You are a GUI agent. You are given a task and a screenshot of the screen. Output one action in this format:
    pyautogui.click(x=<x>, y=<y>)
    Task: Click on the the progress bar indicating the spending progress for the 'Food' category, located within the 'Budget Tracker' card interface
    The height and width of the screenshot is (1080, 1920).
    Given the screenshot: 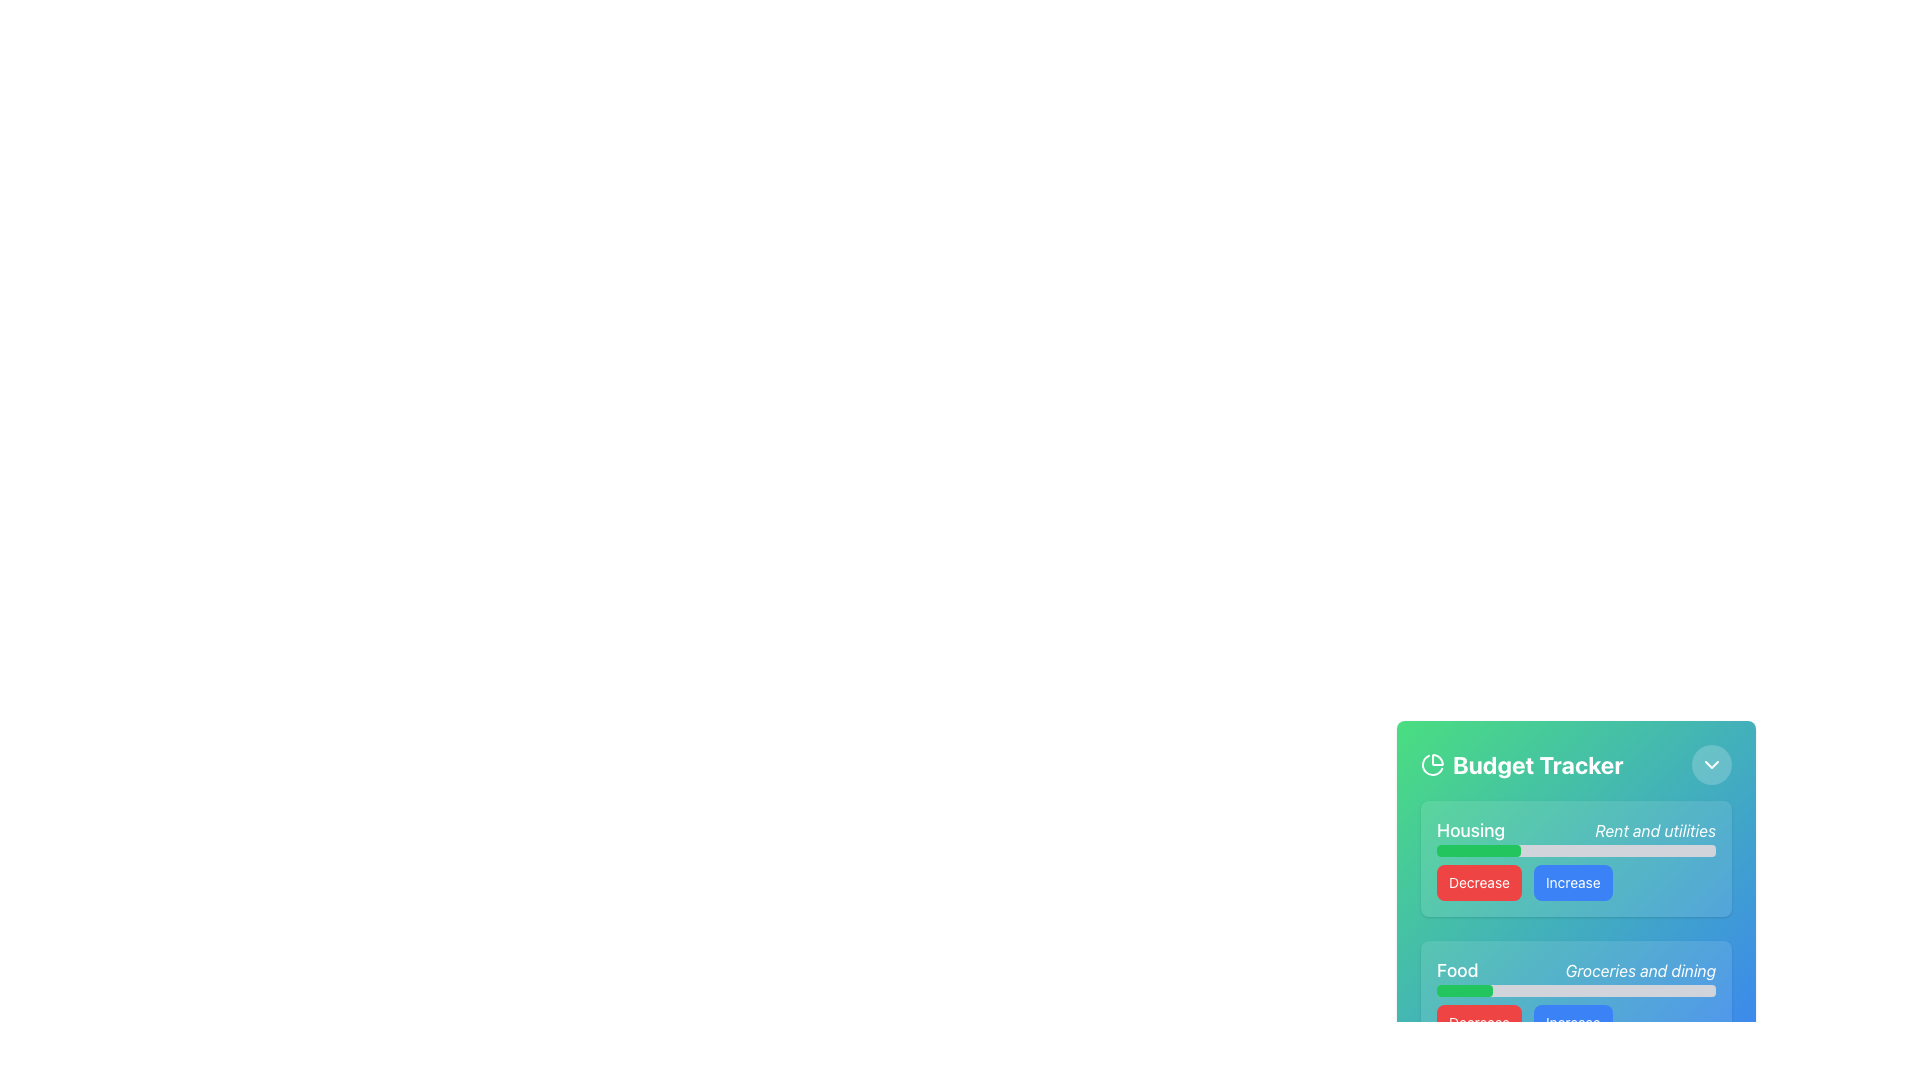 What is the action you would take?
    pyautogui.click(x=1464, y=991)
    